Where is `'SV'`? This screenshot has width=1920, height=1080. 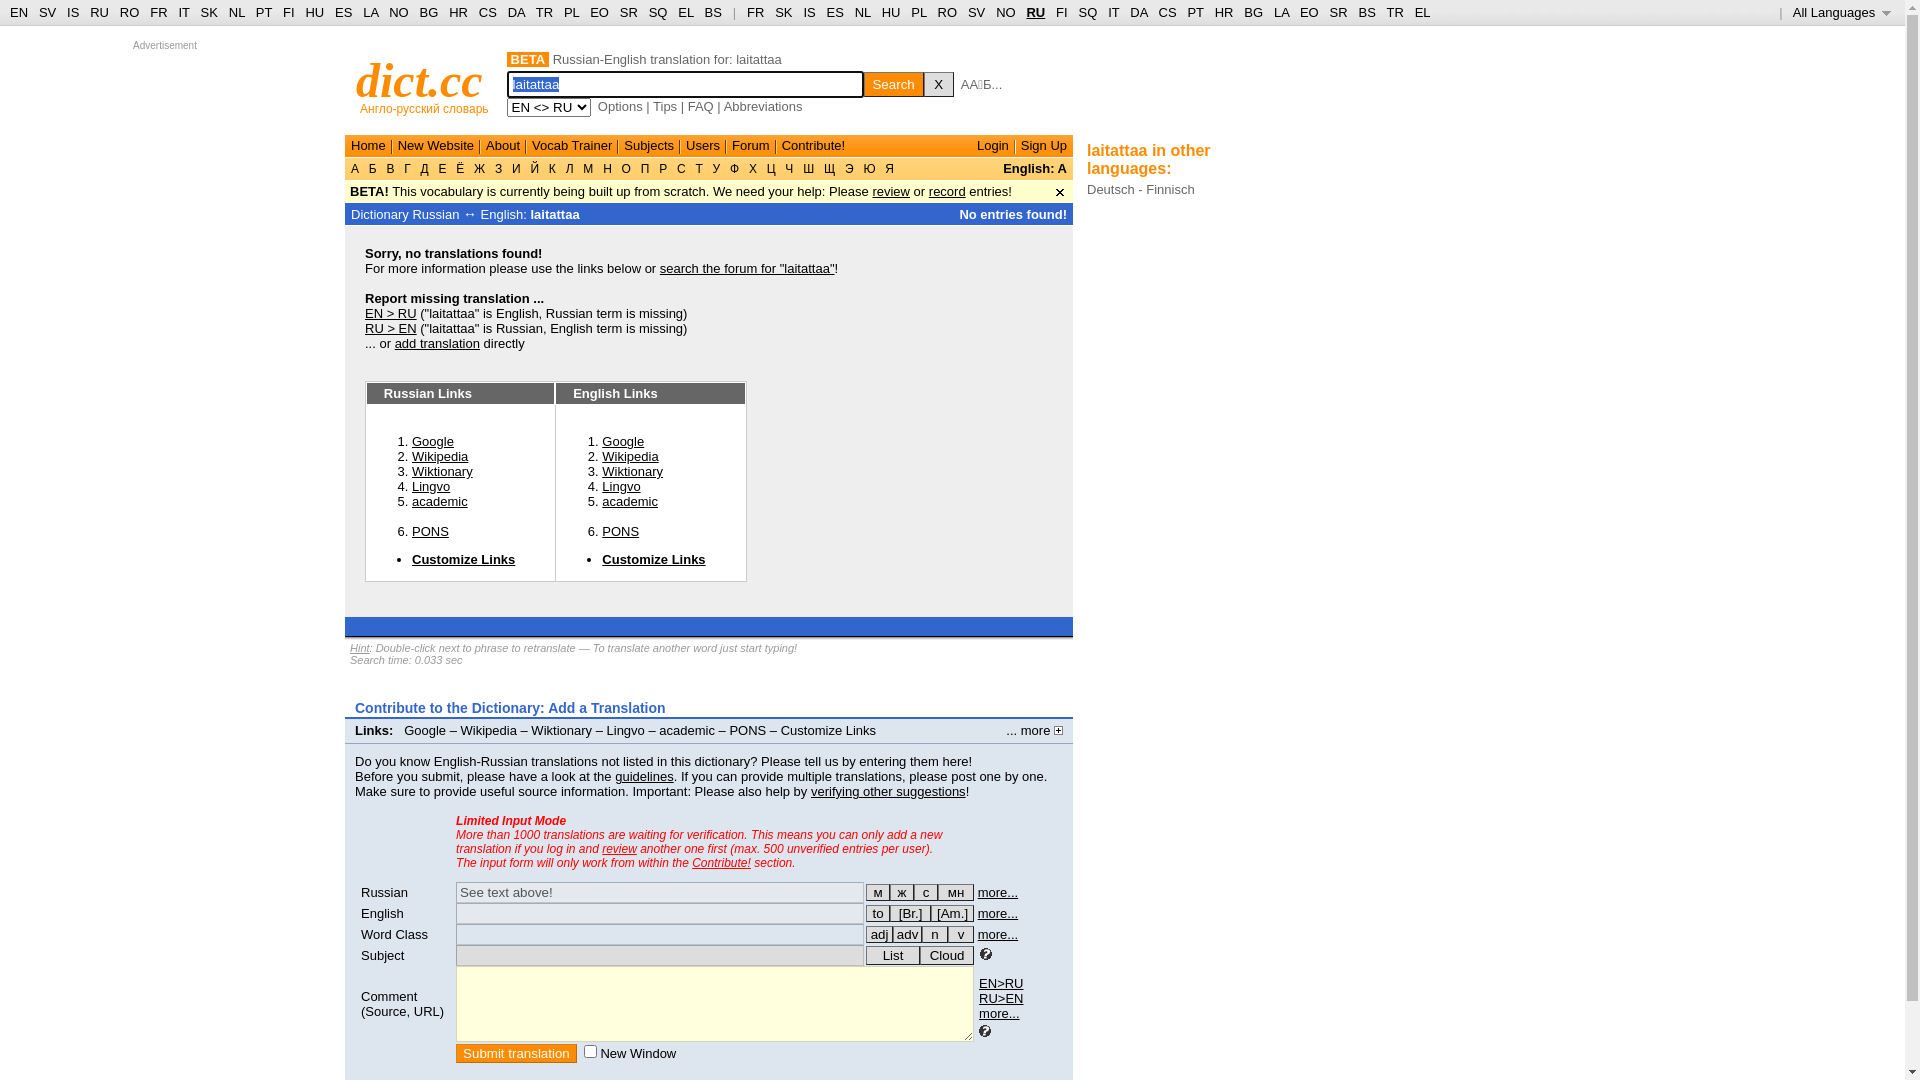
'SV' is located at coordinates (976, 12).